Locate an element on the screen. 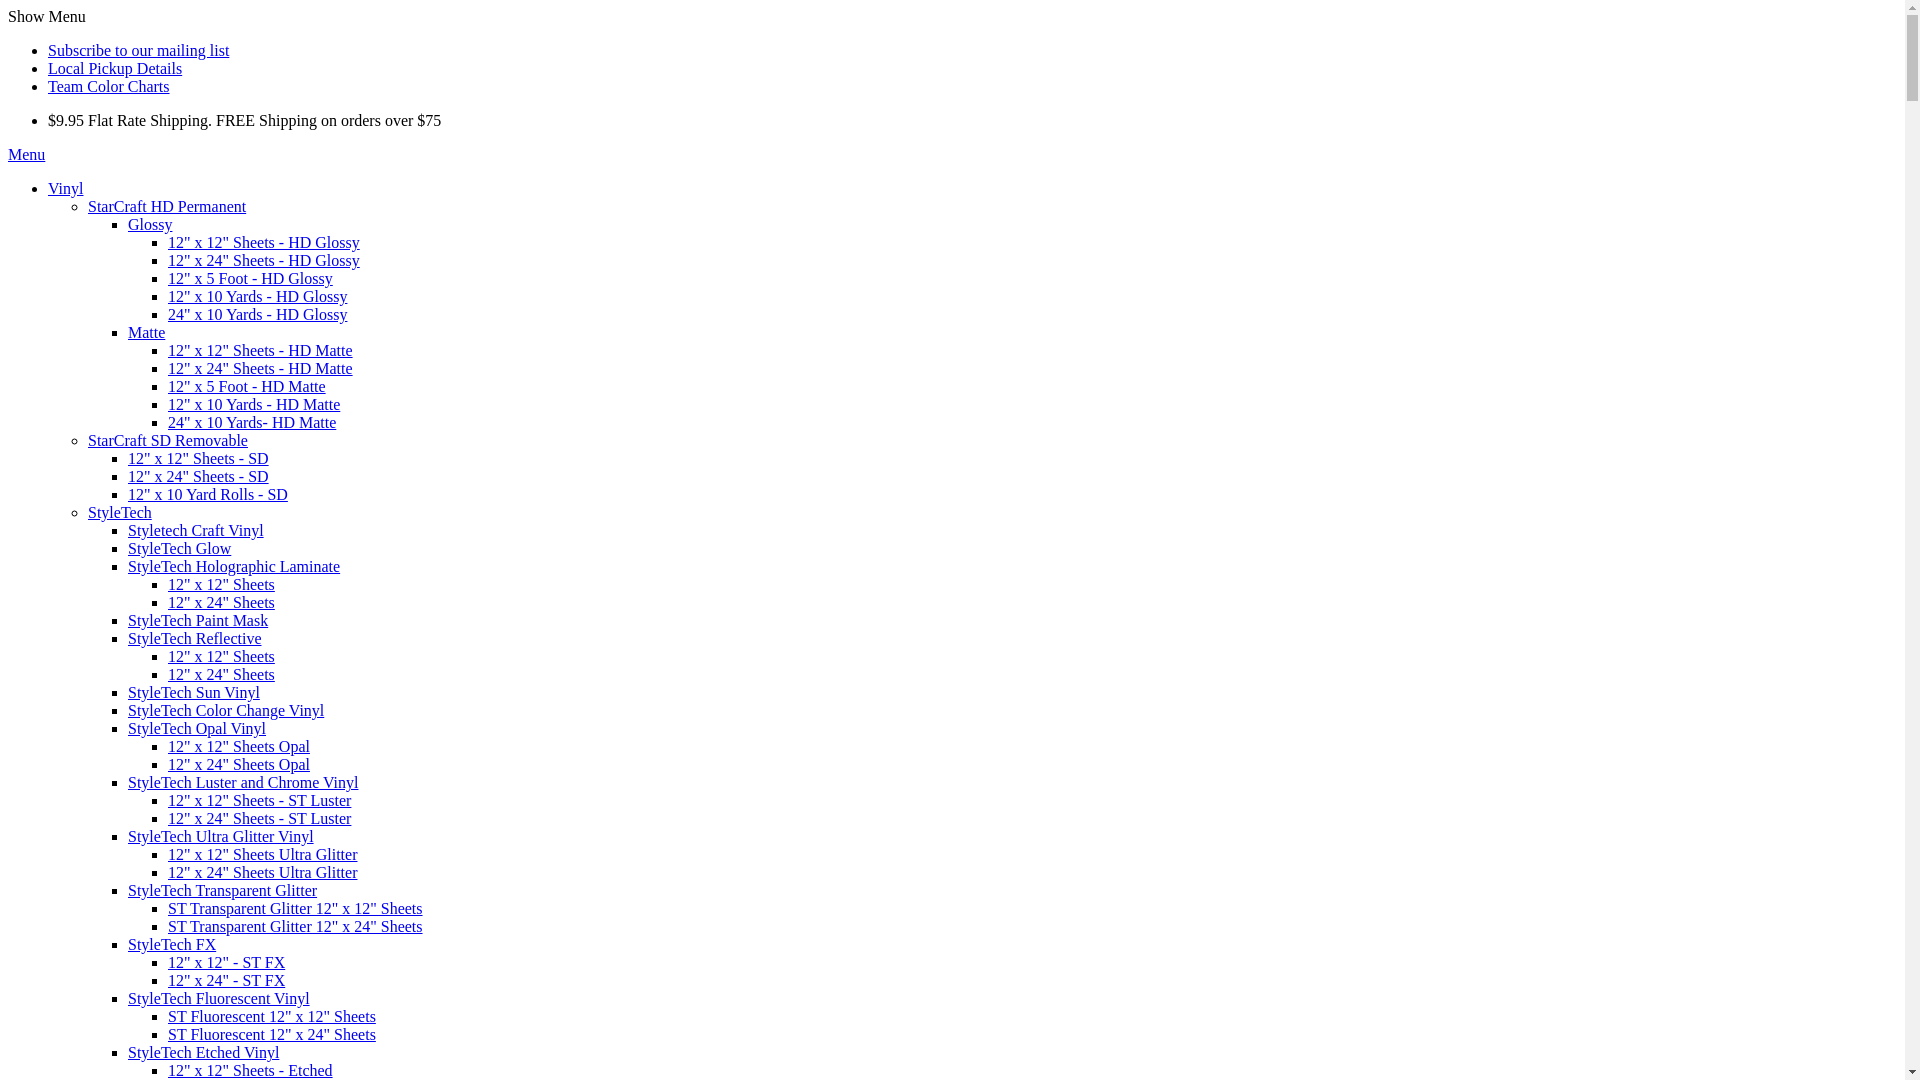 This screenshot has width=1920, height=1080. '12" x 12" Sheets - SD' is located at coordinates (198, 458).